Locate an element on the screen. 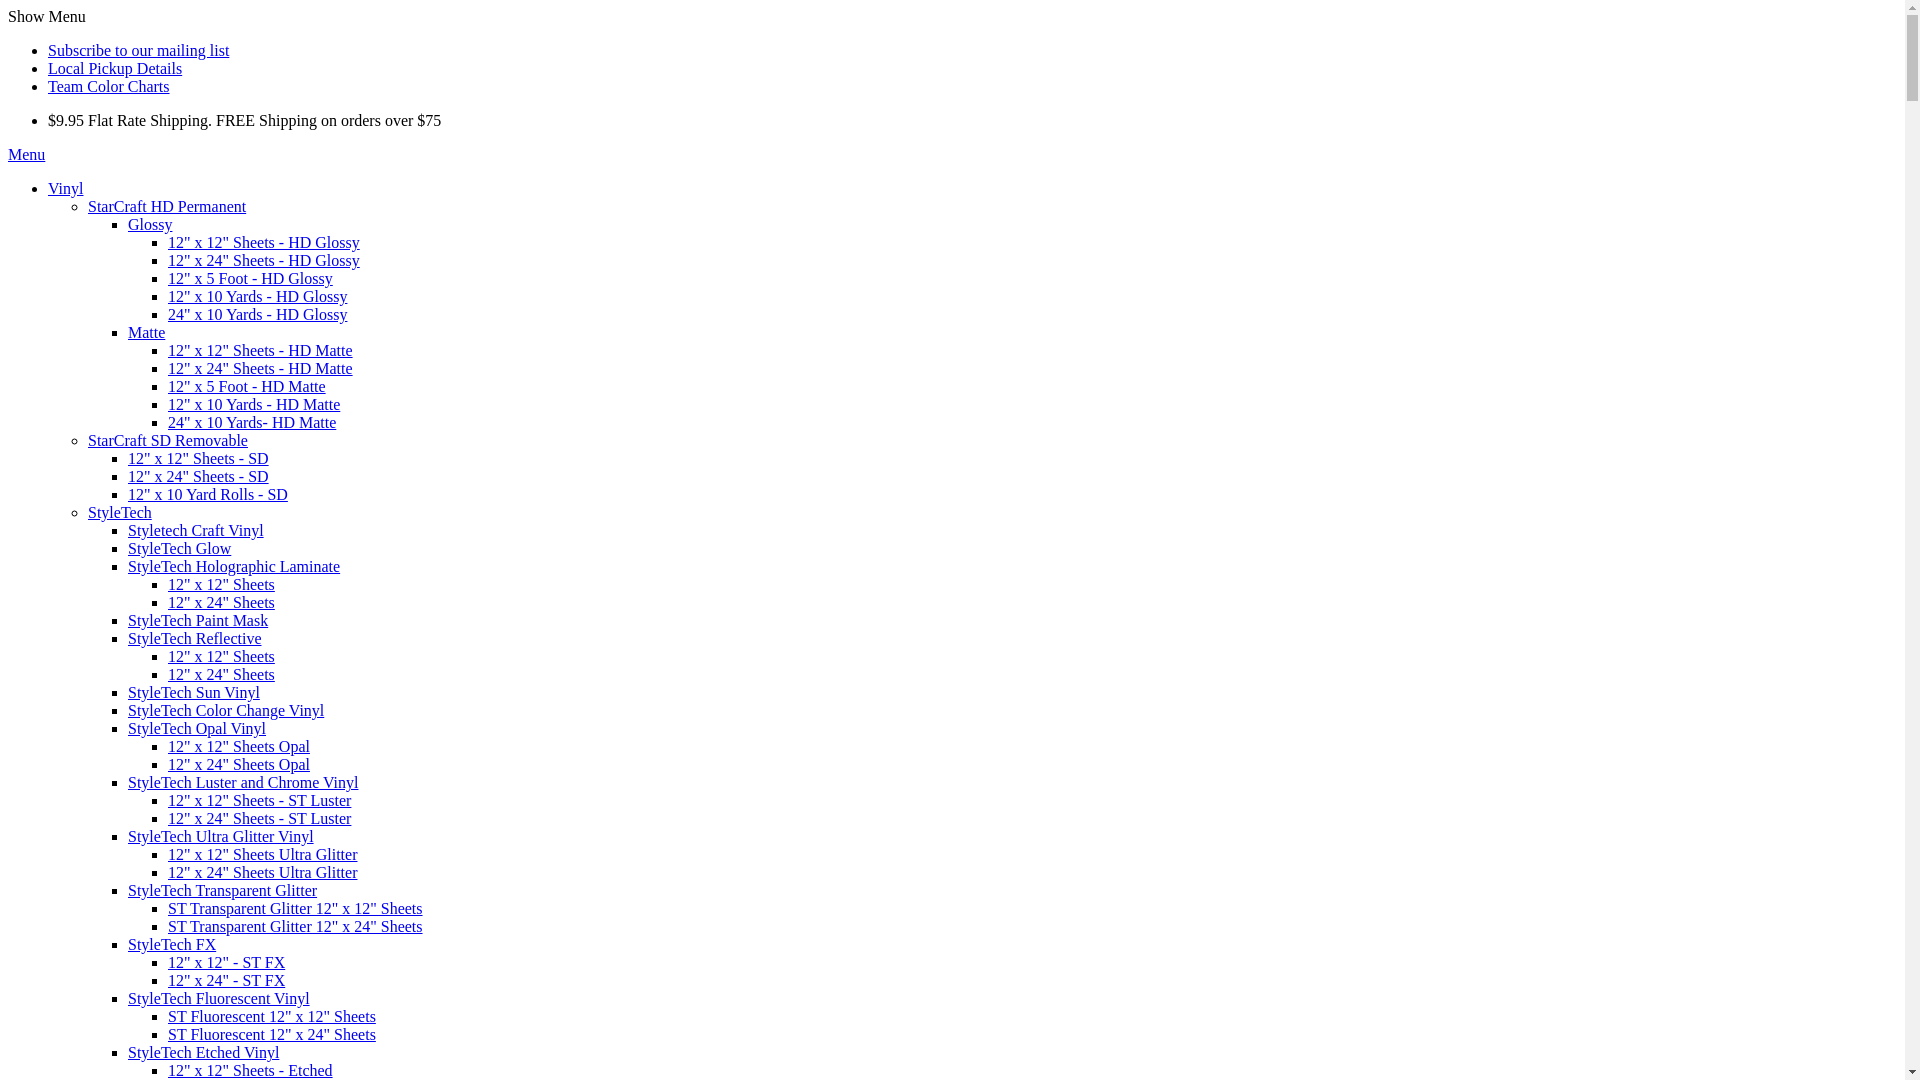 This screenshot has width=1920, height=1080. '12" x 12" Sheets - SD' is located at coordinates (198, 458).